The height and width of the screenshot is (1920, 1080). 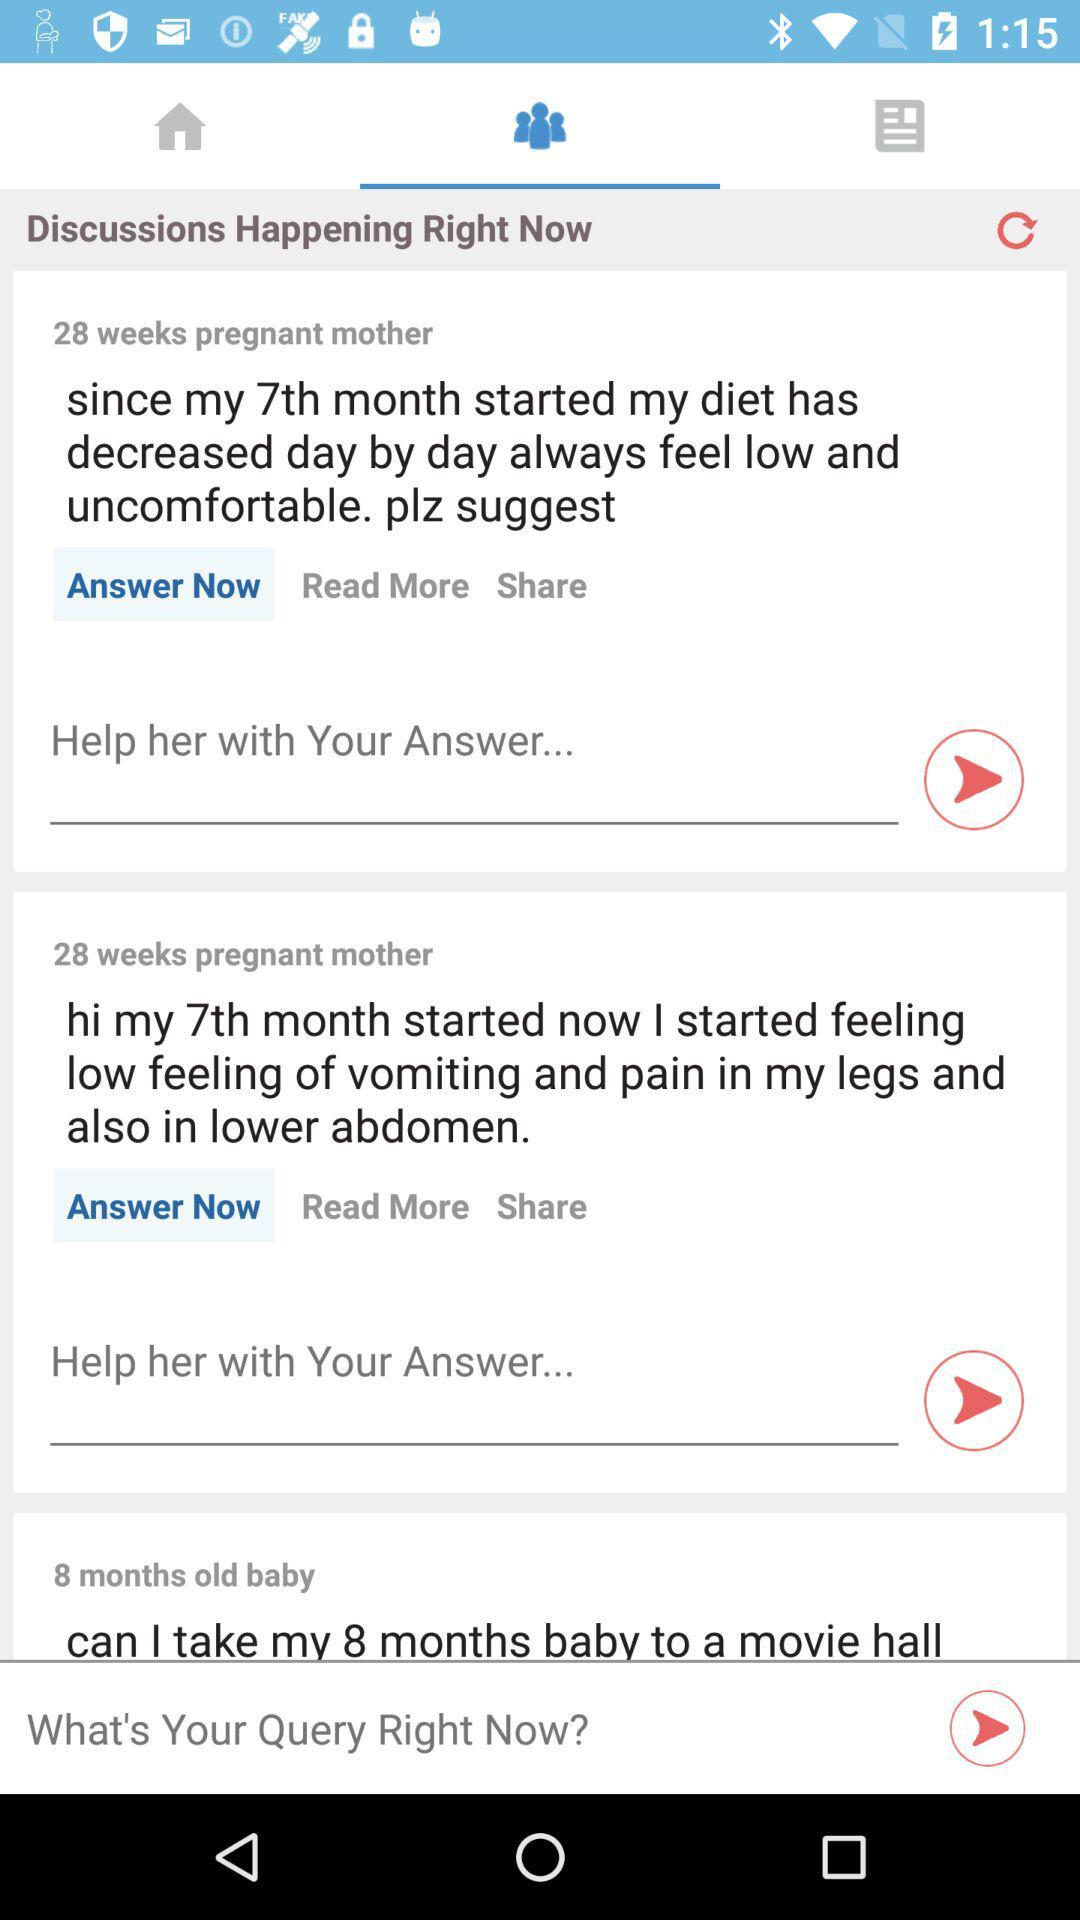 What do you see at coordinates (540, 1634) in the screenshot?
I see `item below 8 months old item` at bounding box center [540, 1634].